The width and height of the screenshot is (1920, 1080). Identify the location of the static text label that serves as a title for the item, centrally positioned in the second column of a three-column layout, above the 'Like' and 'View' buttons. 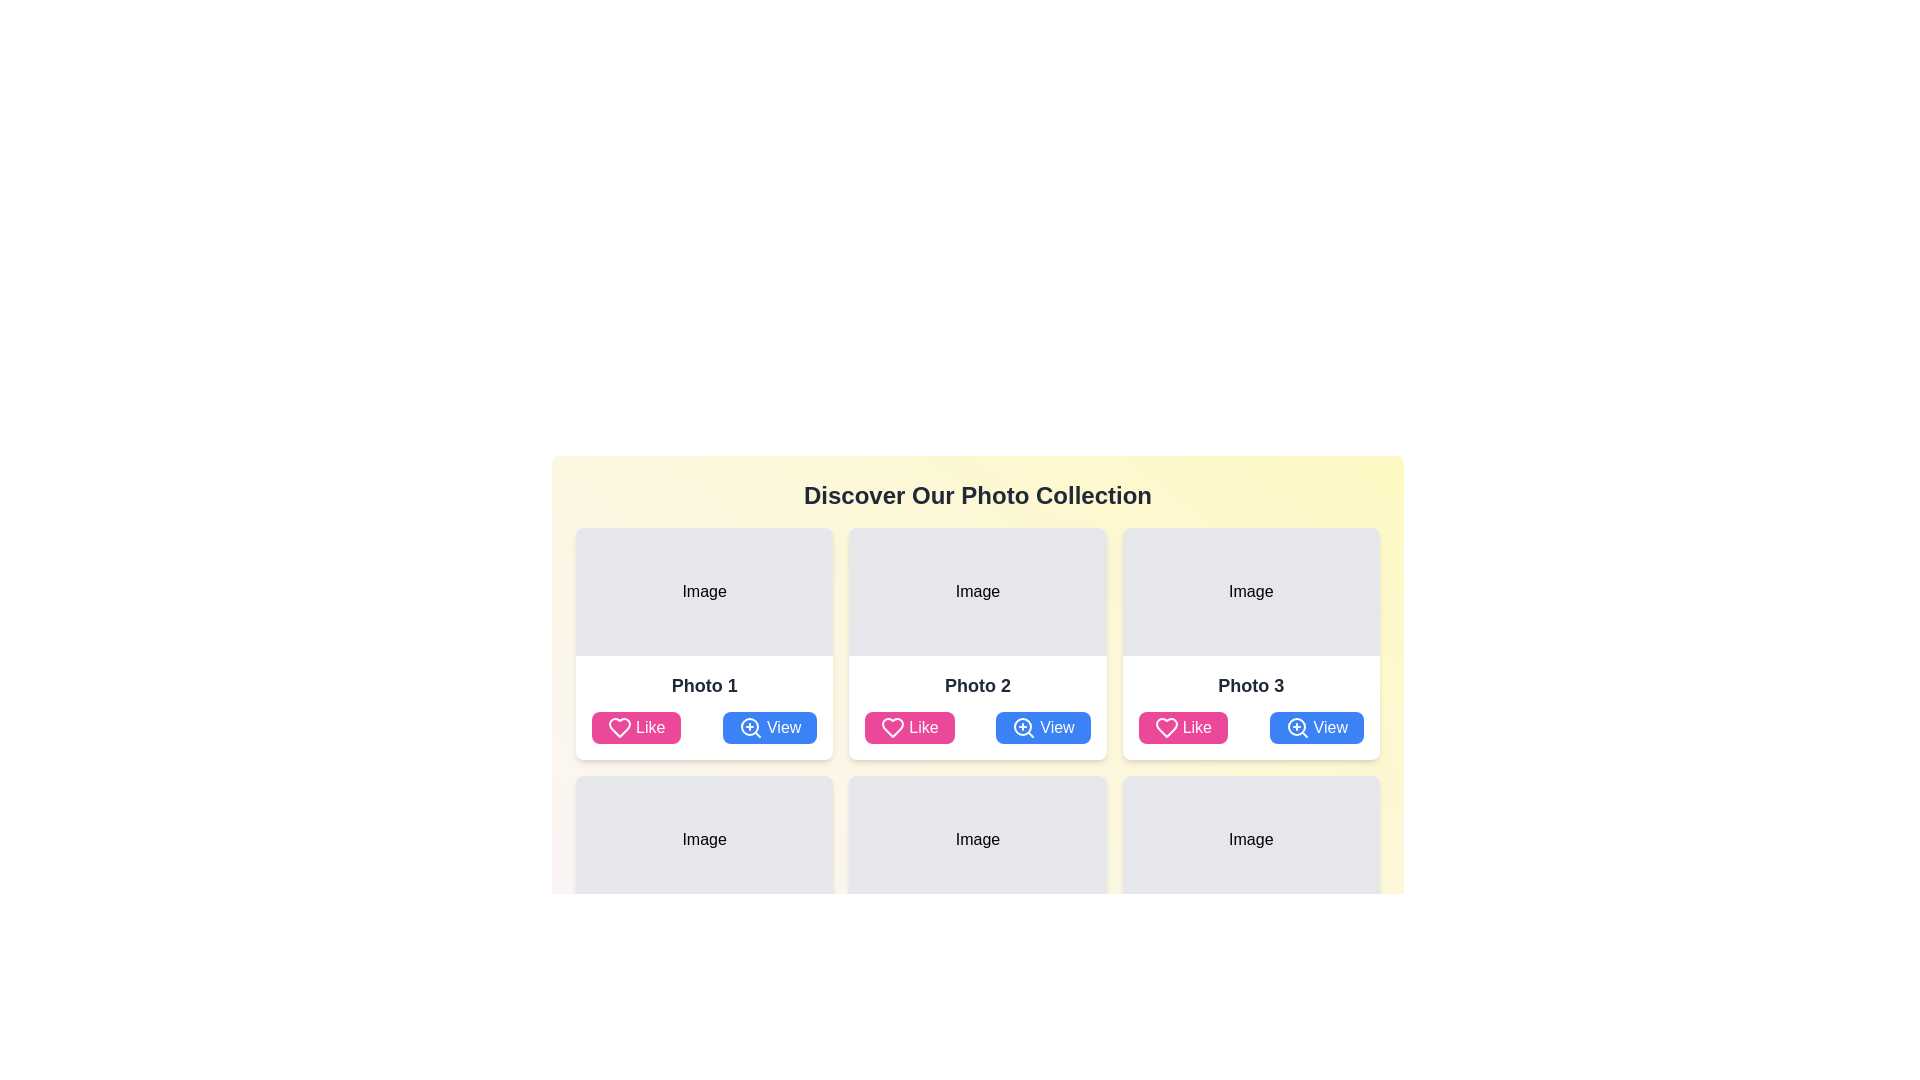
(978, 685).